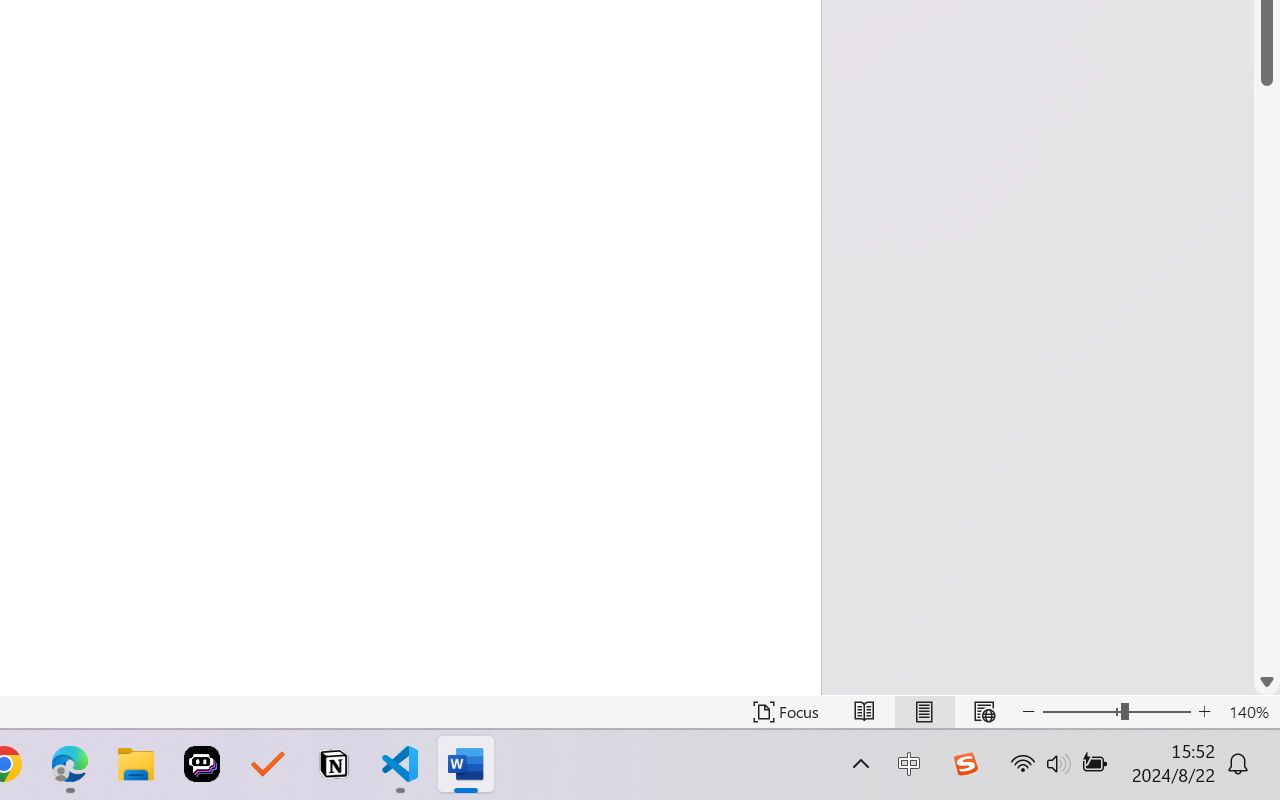  What do you see at coordinates (965, 764) in the screenshot?
I see `'Class: Image'` at bounding box center [965, 764].